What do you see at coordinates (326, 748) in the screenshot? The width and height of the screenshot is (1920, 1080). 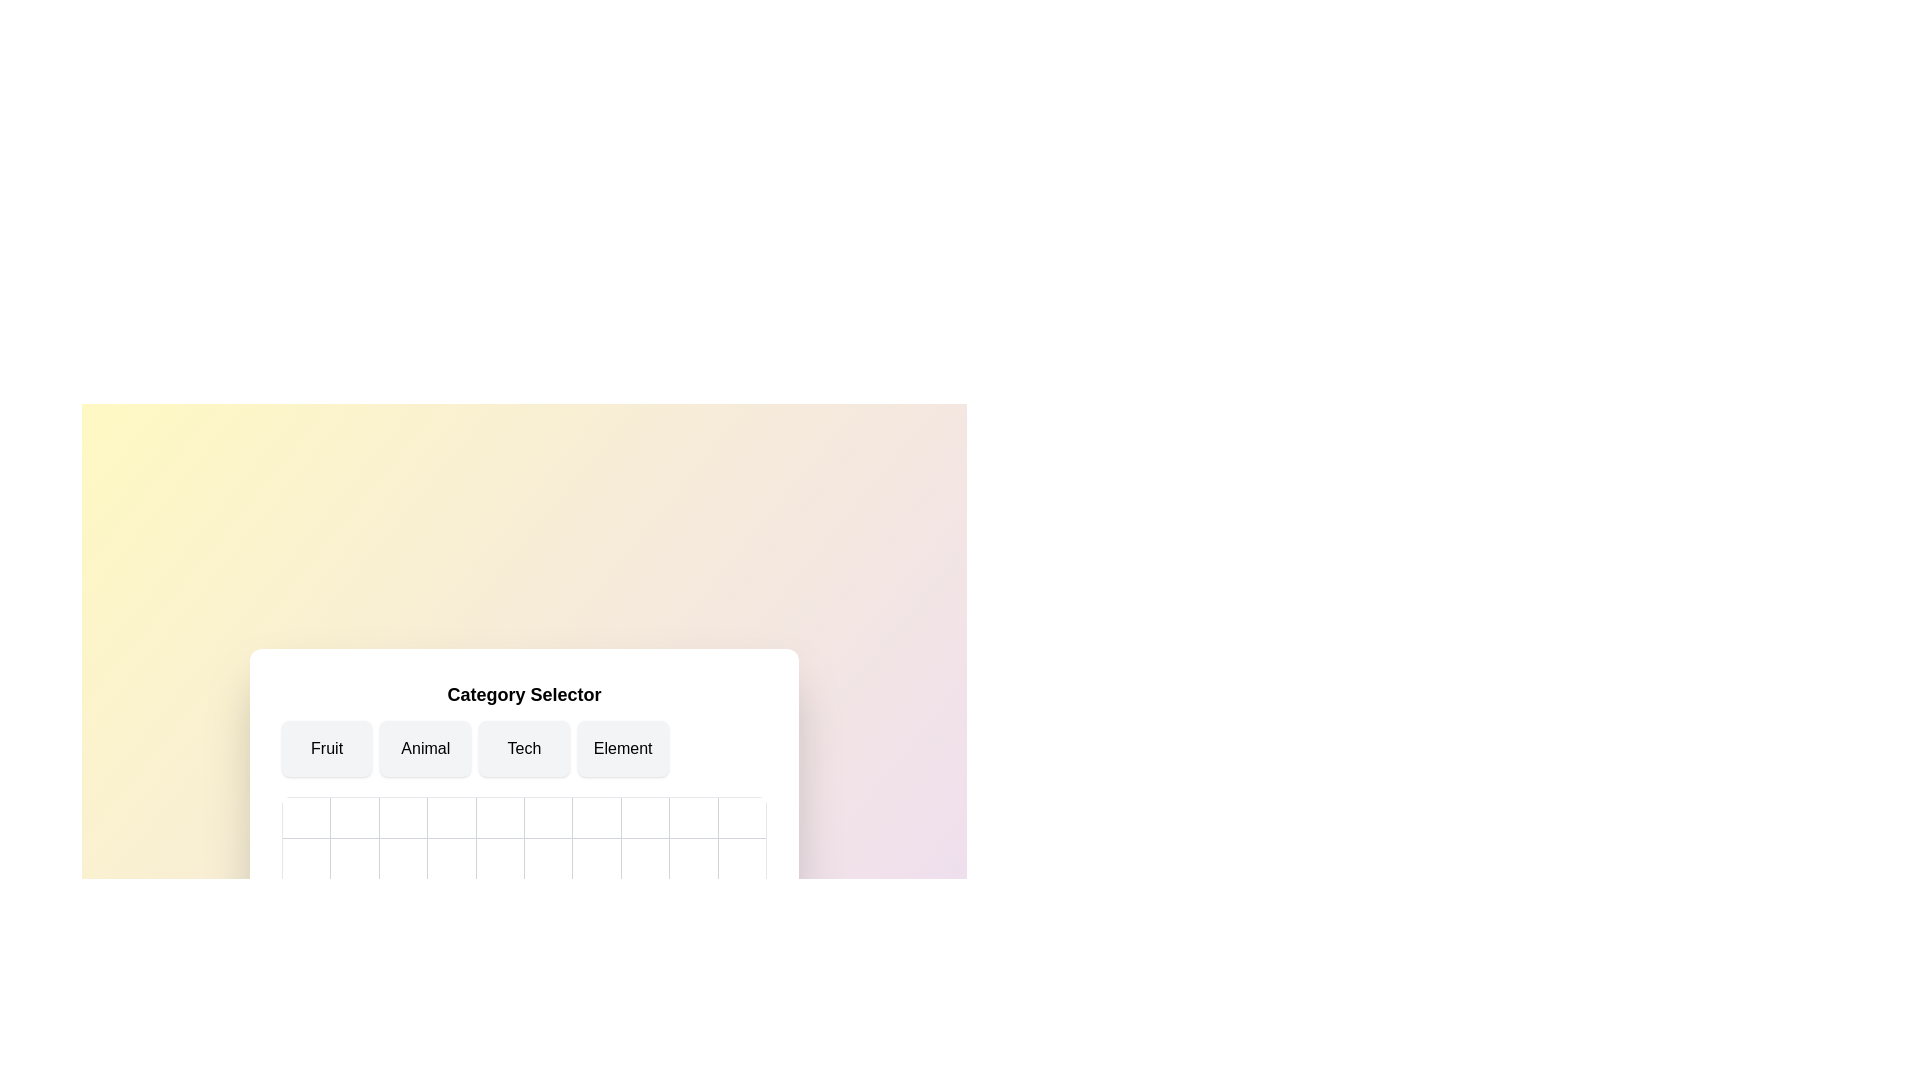 I see `the category Fruit to select it` at bounding box center [326, 748].